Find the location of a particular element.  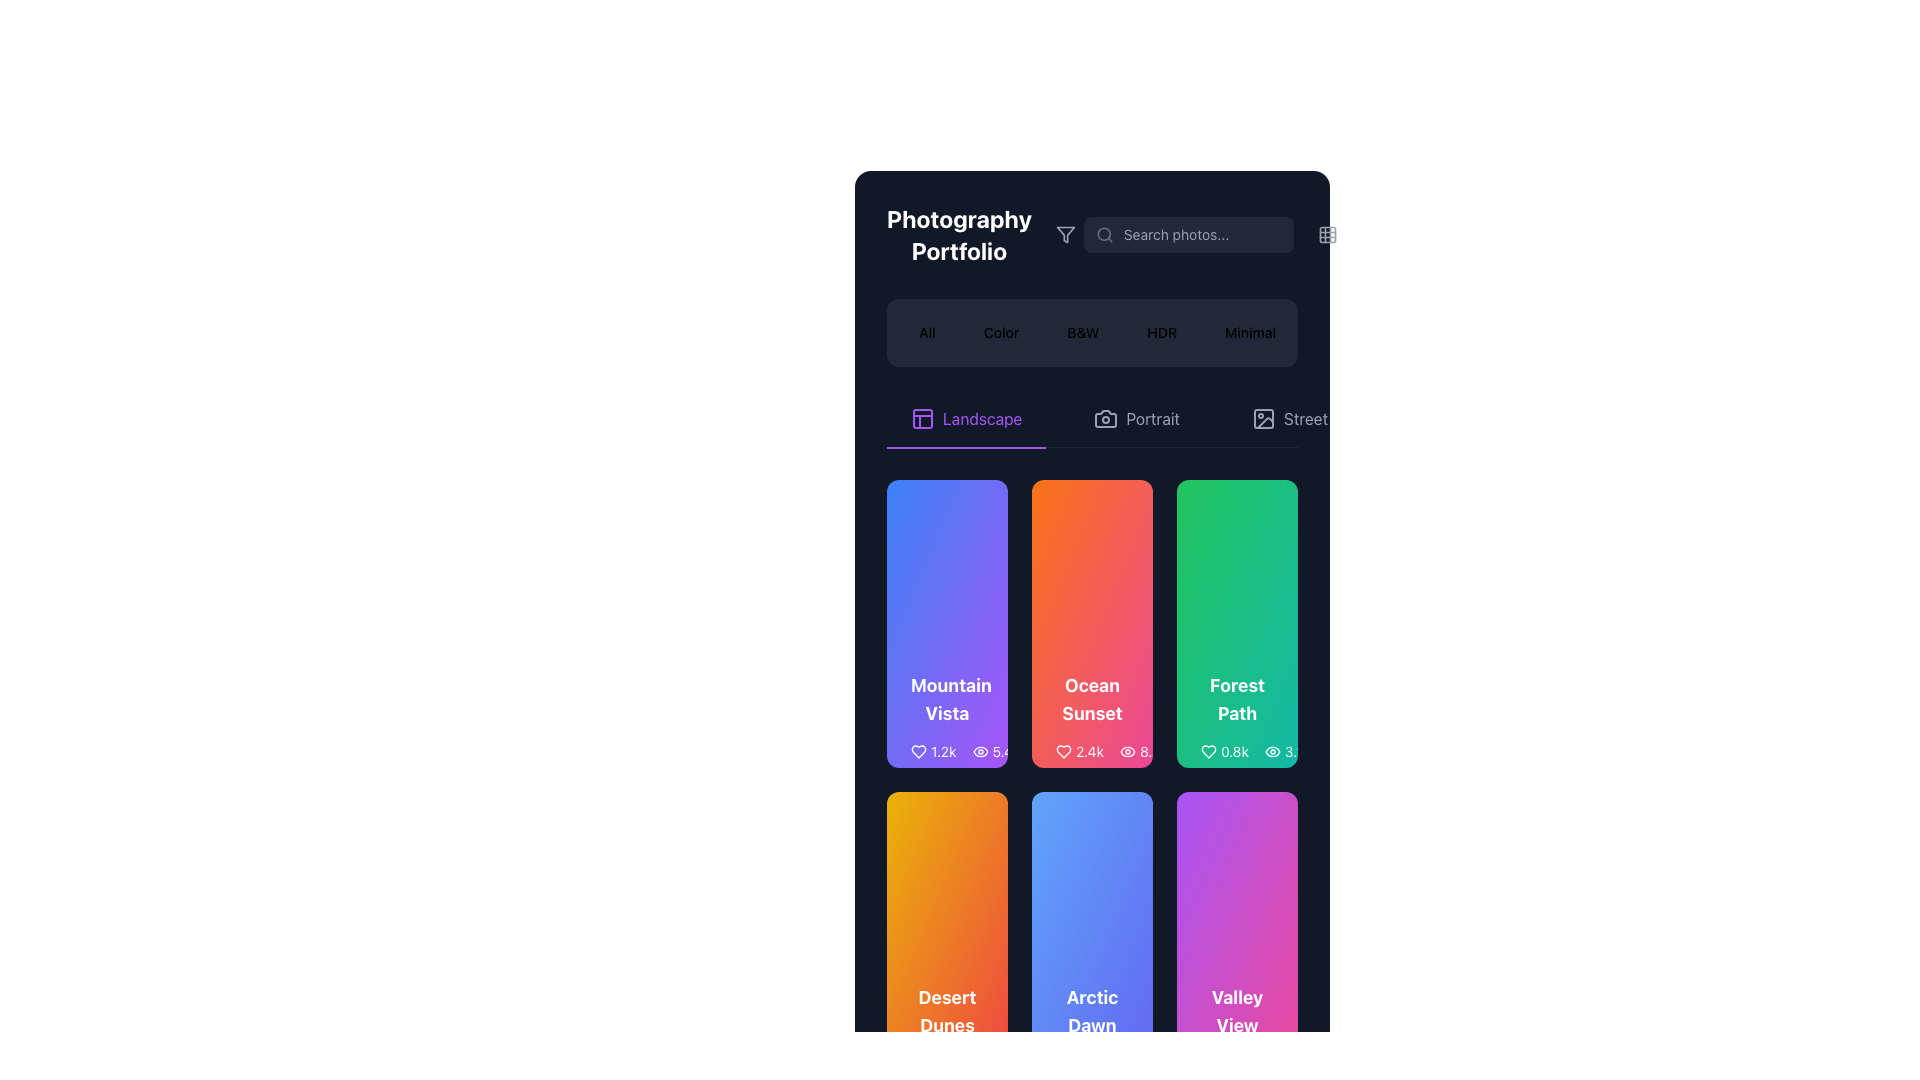

the text label positioned in the bottom-left of the visible section, which serves as a title or label for the associated content is located at coordinates (946, 1011).